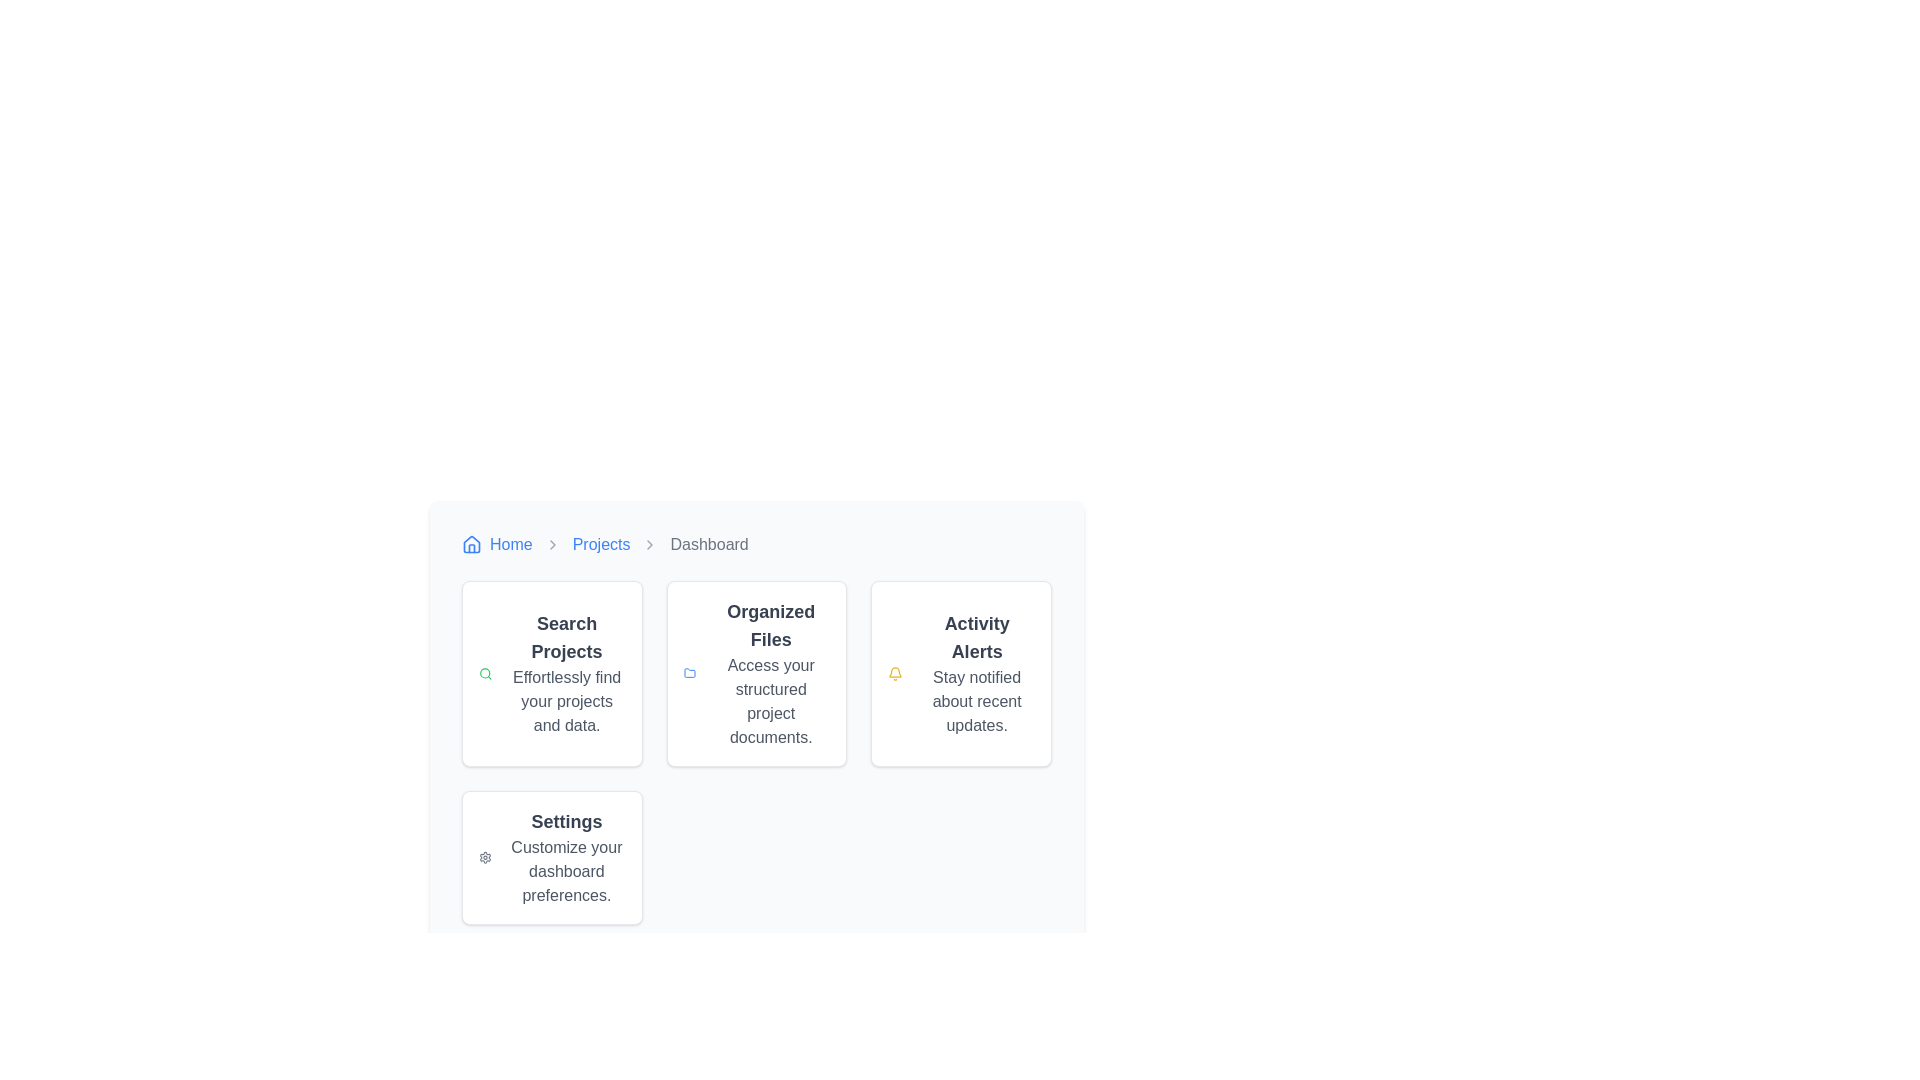 Image resolution: width=1920 pixels, height=1080 pixels. What do you see at coordinates (485, 856) in the screenshot?
I see `the gear icon representing the settings functionality located to the left of the 'Settings' text on the dashboard` at bounding box center [485, 856].